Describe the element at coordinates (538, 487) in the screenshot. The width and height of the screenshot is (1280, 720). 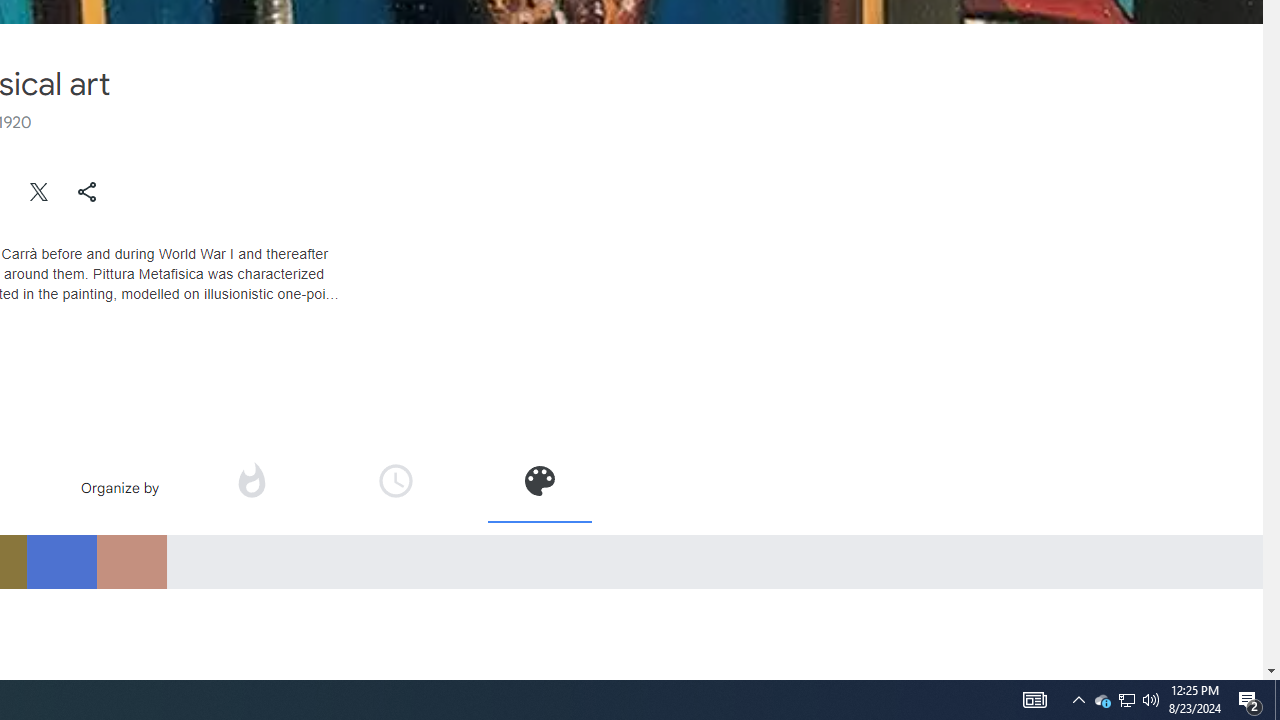
I see `'Organize by color'` at that location.